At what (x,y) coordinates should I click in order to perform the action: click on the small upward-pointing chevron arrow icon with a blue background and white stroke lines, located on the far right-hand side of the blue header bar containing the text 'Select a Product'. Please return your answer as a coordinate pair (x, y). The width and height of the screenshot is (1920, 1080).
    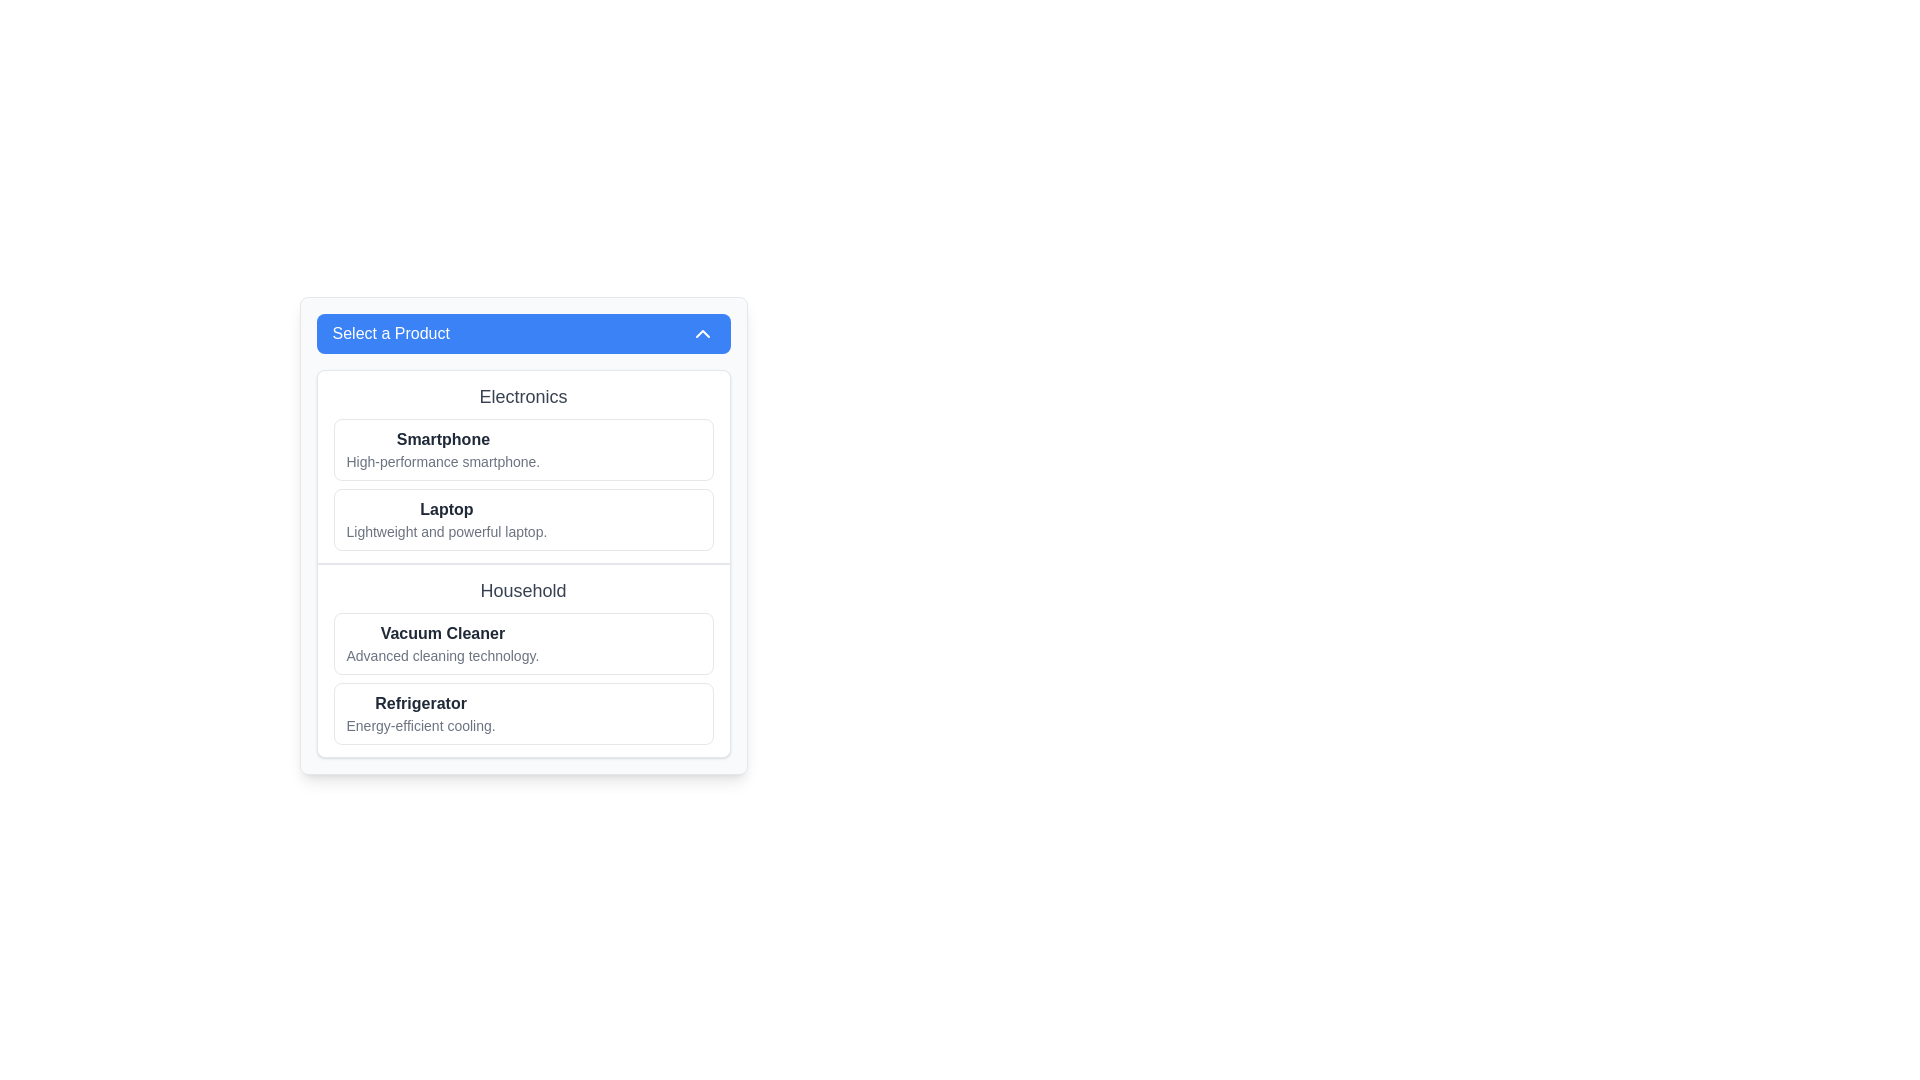
    Looking at the image, I should click on (702, 333).